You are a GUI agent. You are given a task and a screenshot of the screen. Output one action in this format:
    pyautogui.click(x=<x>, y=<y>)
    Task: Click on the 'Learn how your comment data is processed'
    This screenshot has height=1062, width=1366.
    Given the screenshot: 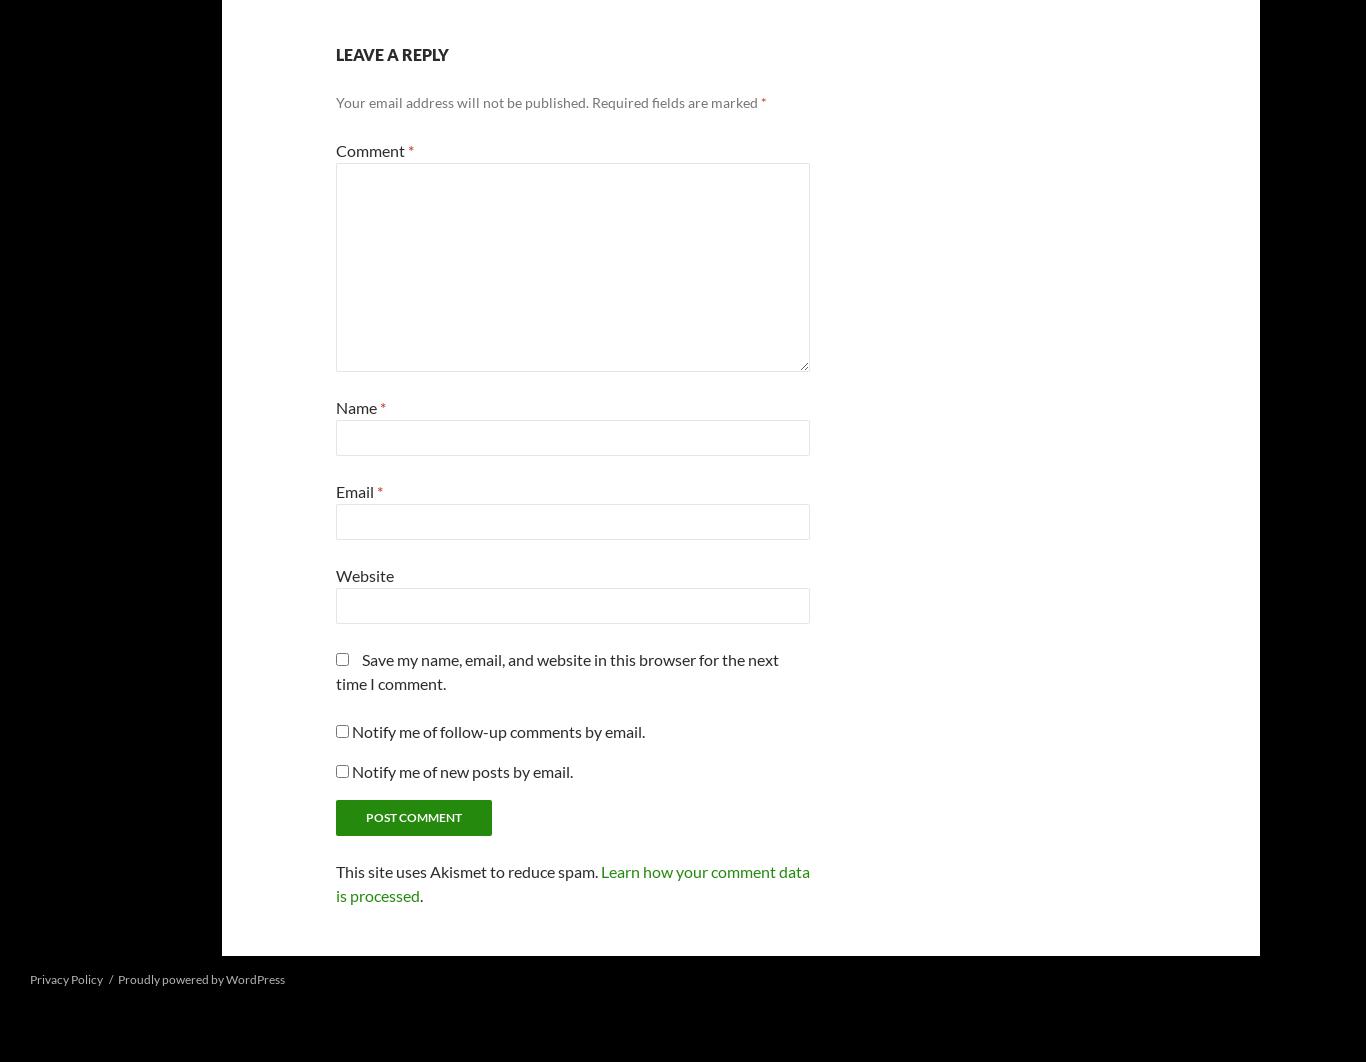 What is the action you would take?
    pyautogui.click(x=572, y=882)
    